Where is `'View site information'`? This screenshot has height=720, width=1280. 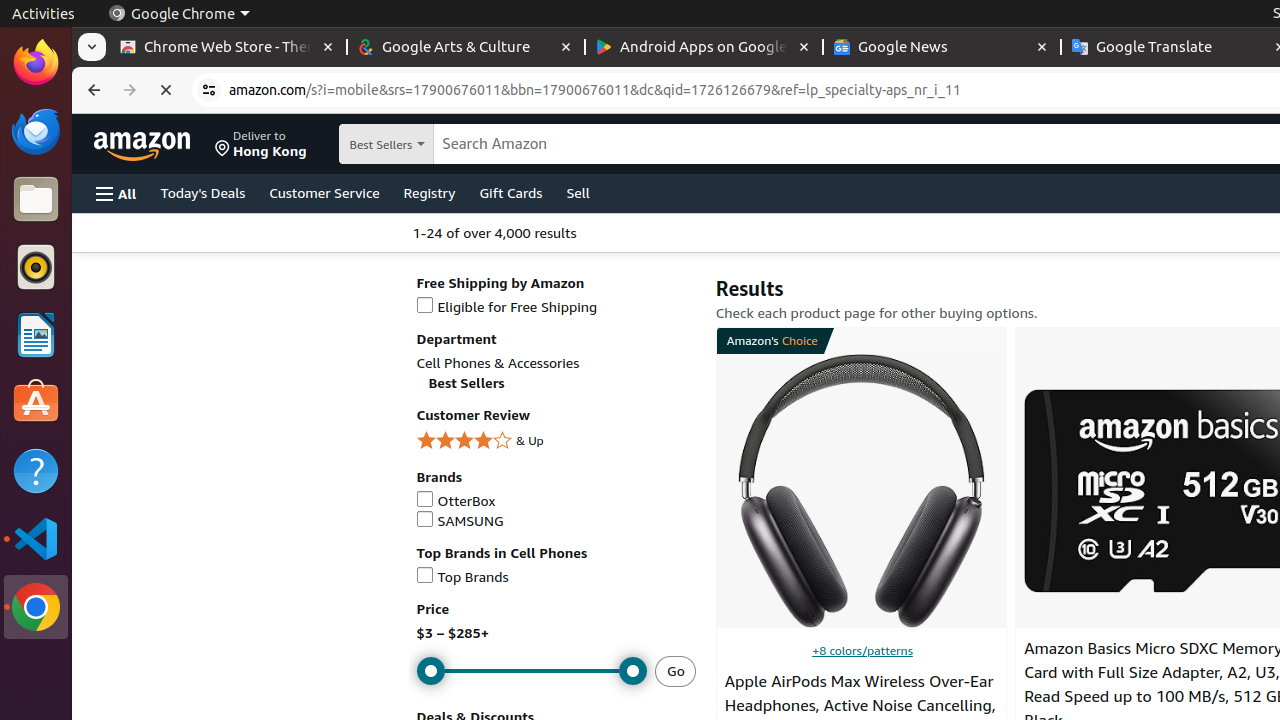 'View site information' is located at coordinates (209, 90).